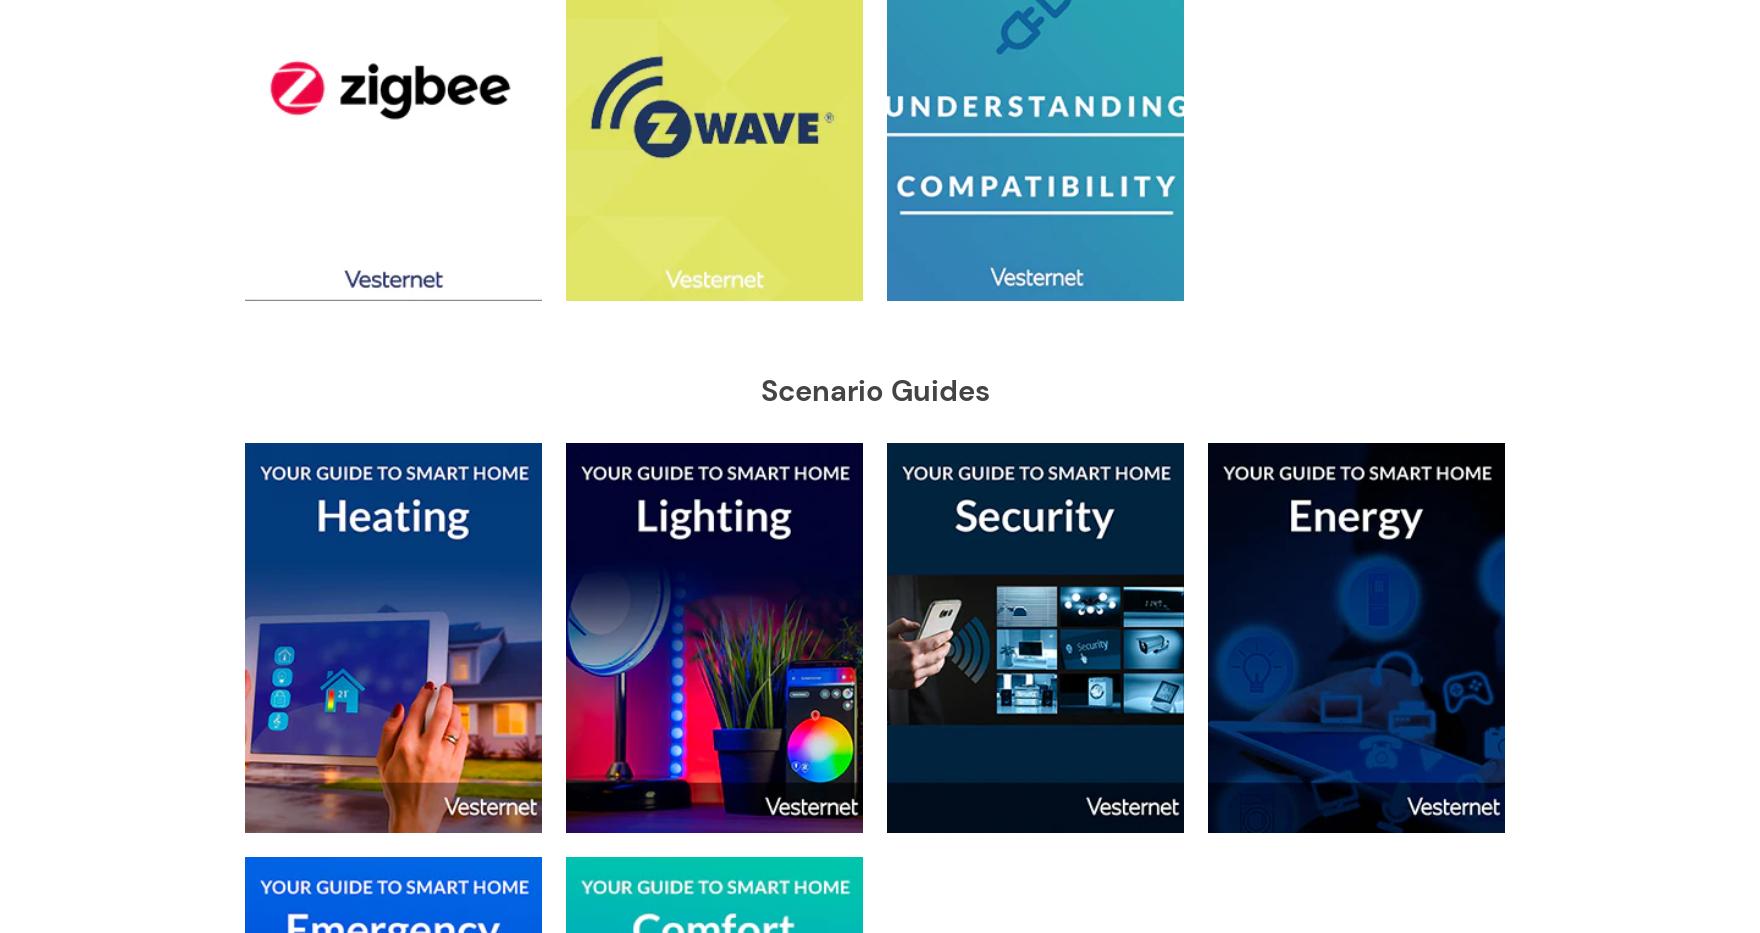  Describe the element at coordinates (873, 391) in the screenshot. I see `'Scenario Guides'` at that location.